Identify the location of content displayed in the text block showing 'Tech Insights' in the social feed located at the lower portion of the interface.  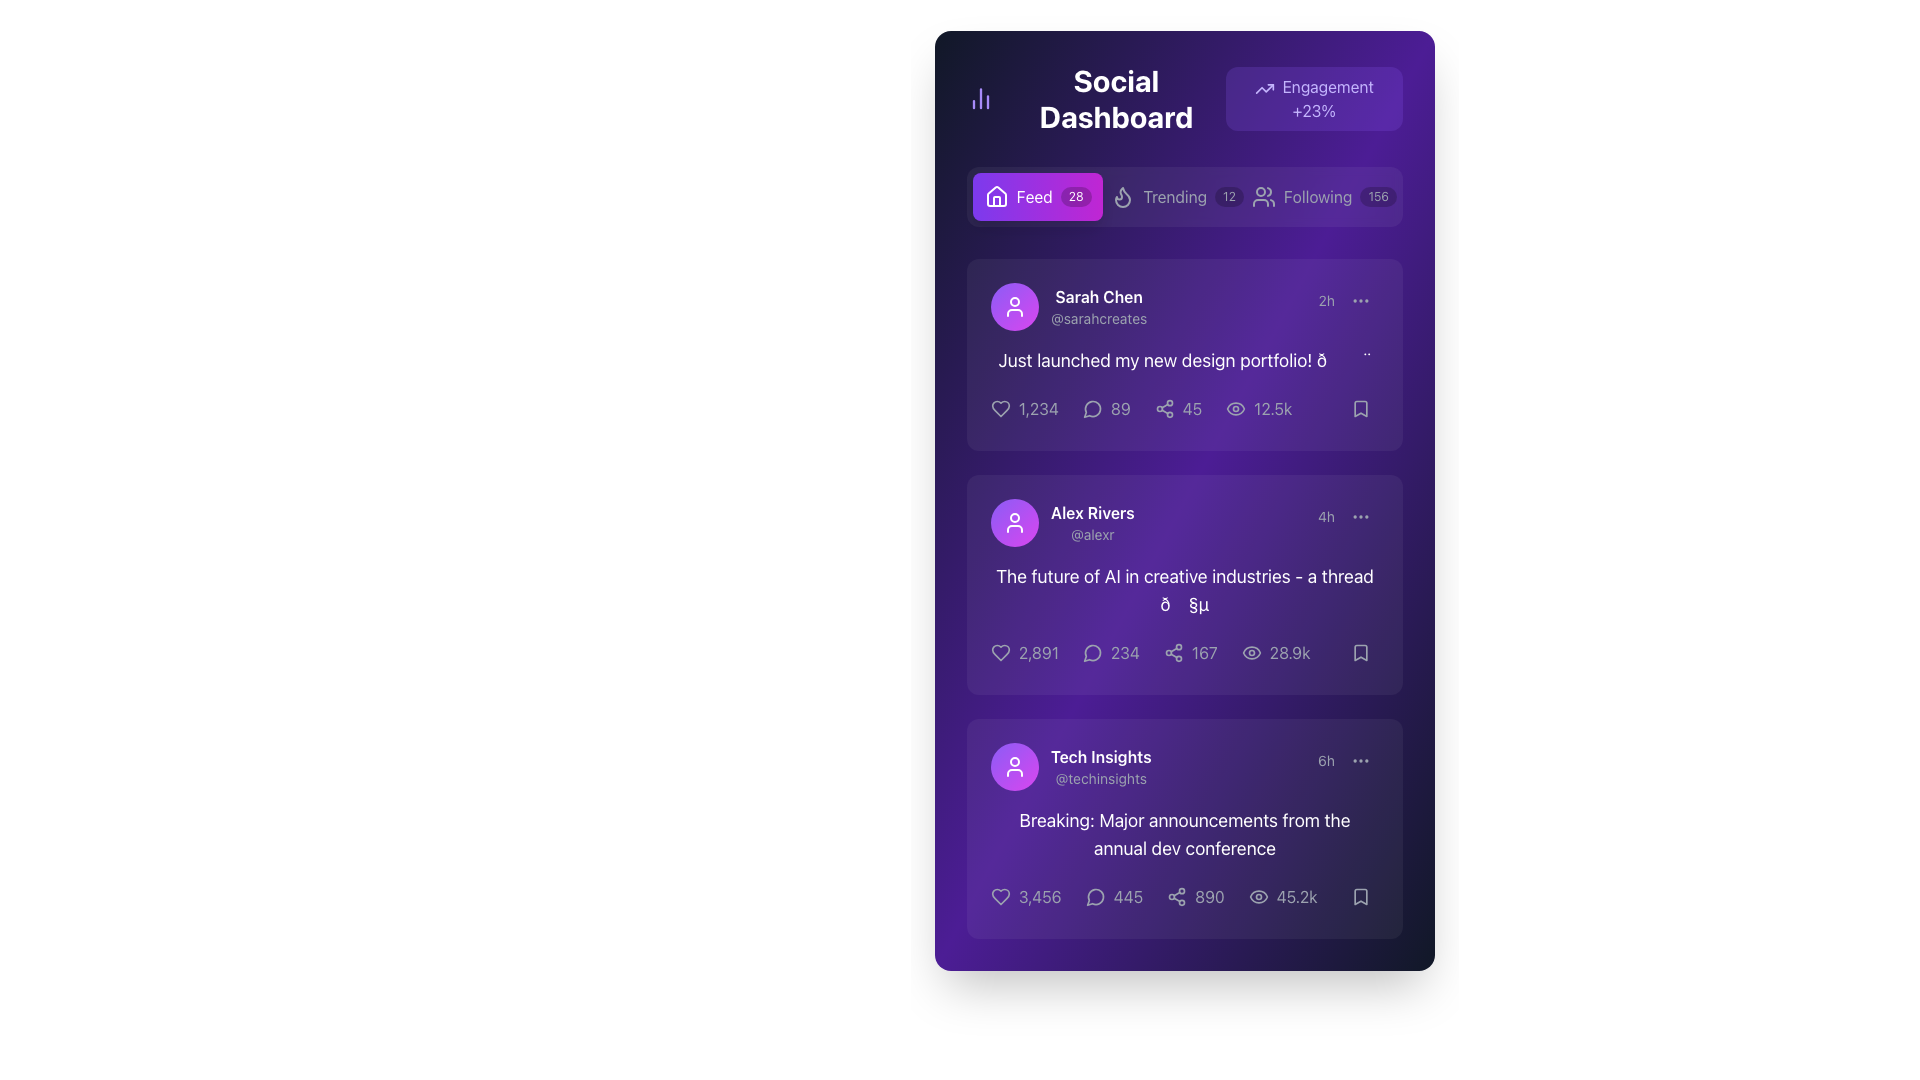
(1100, 766).